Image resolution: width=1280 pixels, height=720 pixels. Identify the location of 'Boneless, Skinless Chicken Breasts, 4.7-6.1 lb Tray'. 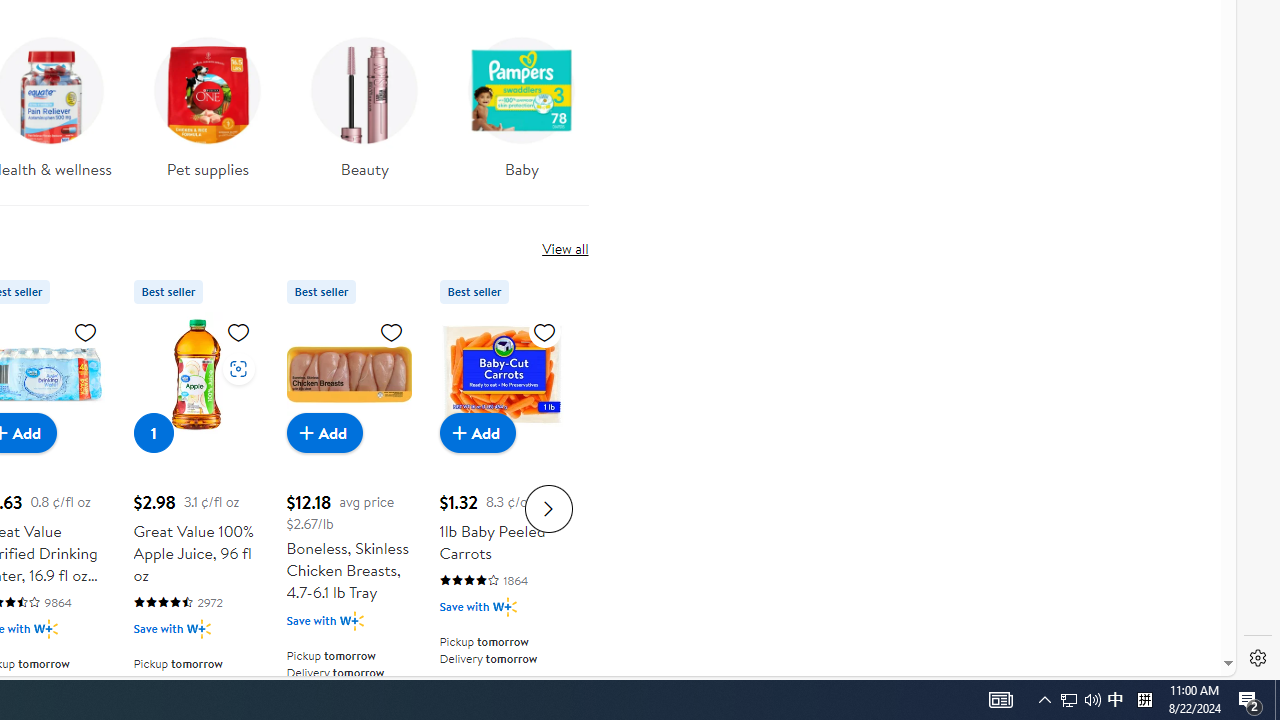
(348, 374).